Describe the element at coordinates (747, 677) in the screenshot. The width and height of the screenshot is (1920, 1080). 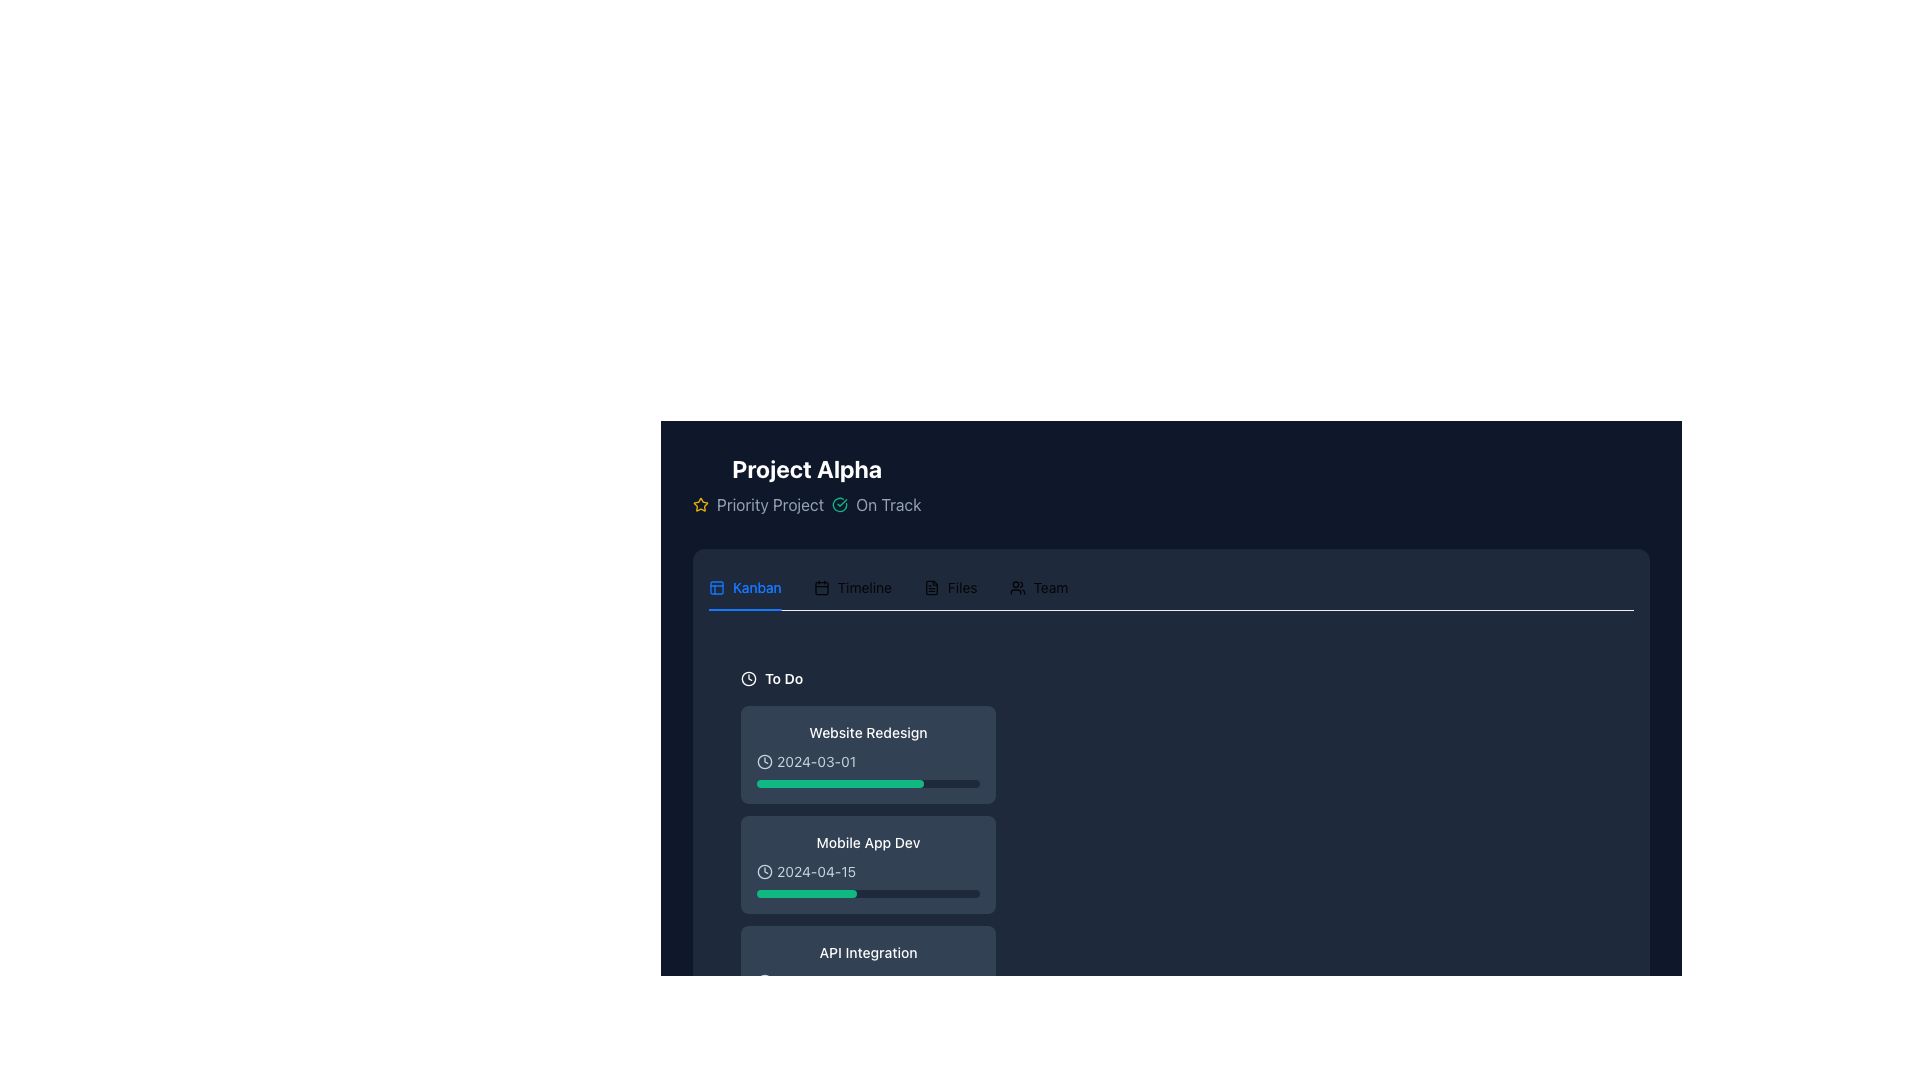
I see `the outer border of the clock icon represented by the Circle element within the SVG graphic, which is part of the 'lucide lucide-clock' class` at that location.